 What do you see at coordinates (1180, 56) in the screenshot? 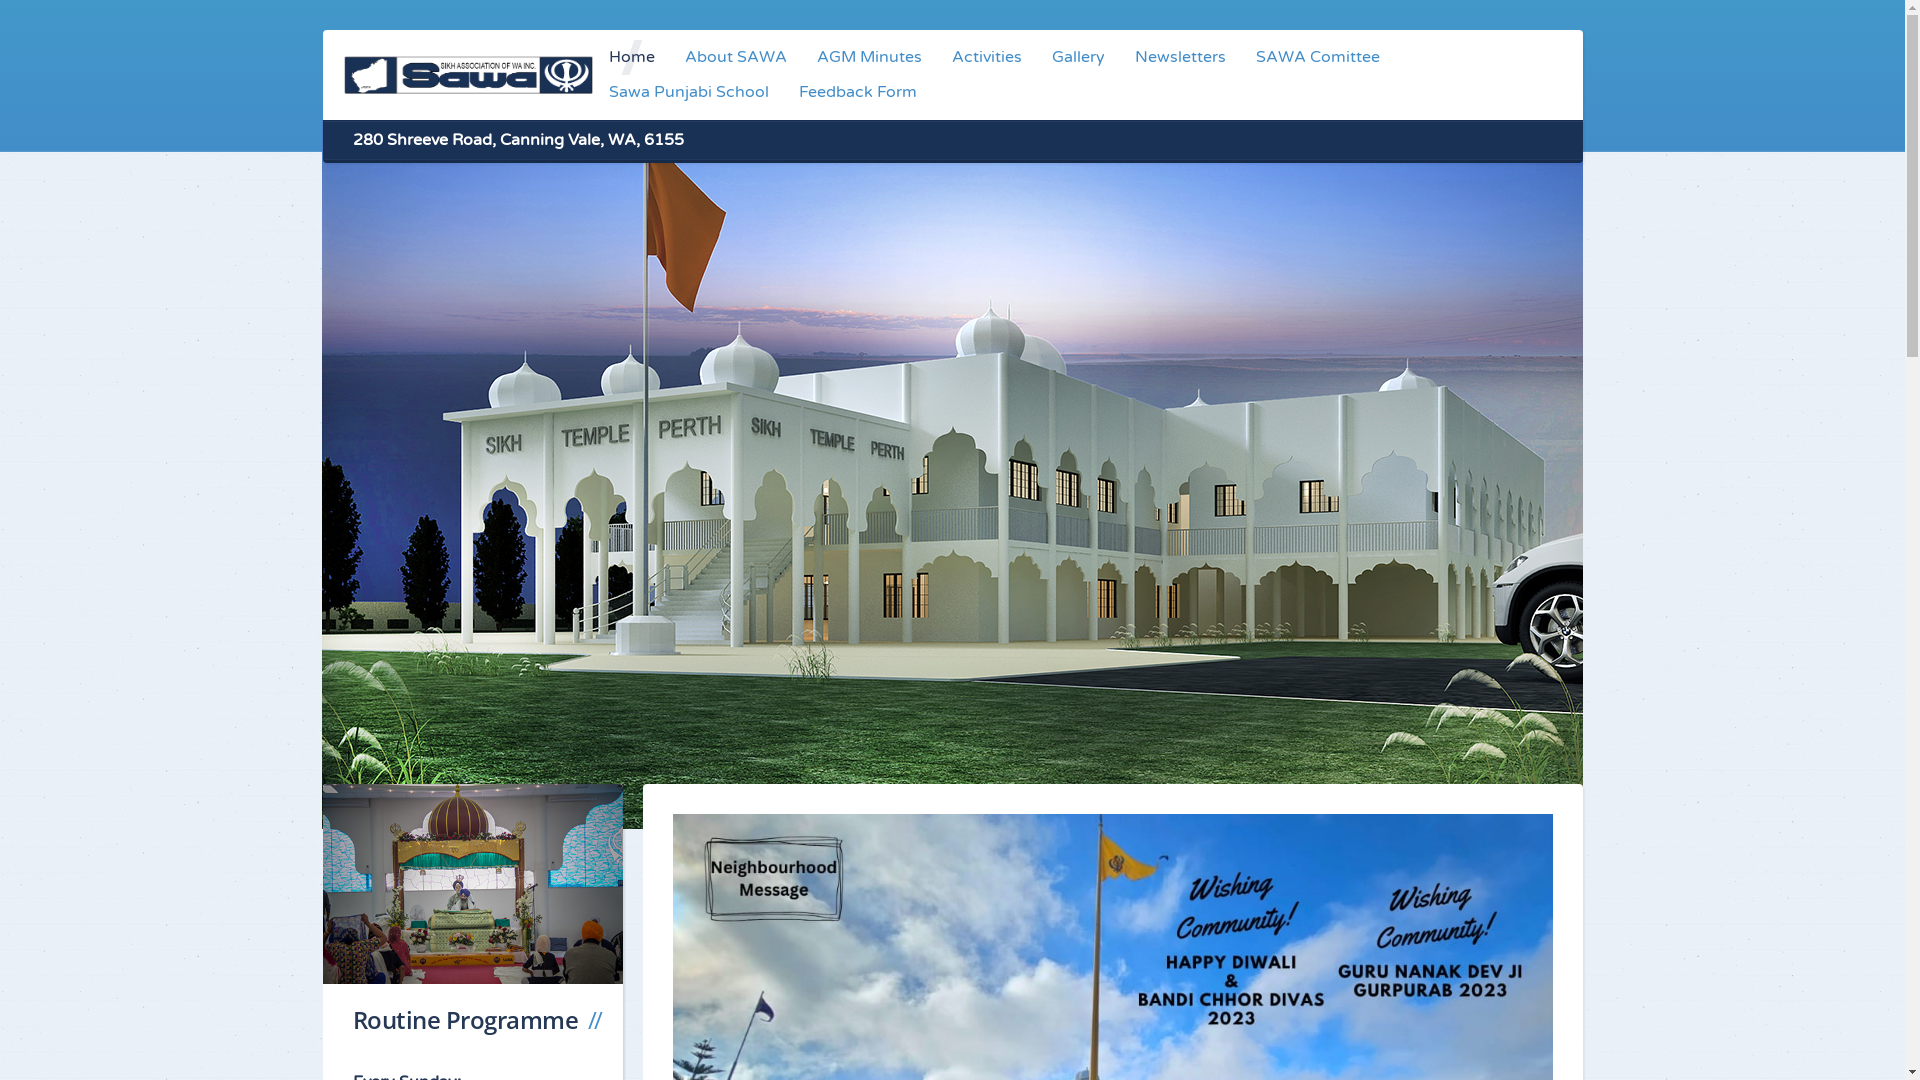
I see `'Newsletters'` at bounding box center [1180, 56].